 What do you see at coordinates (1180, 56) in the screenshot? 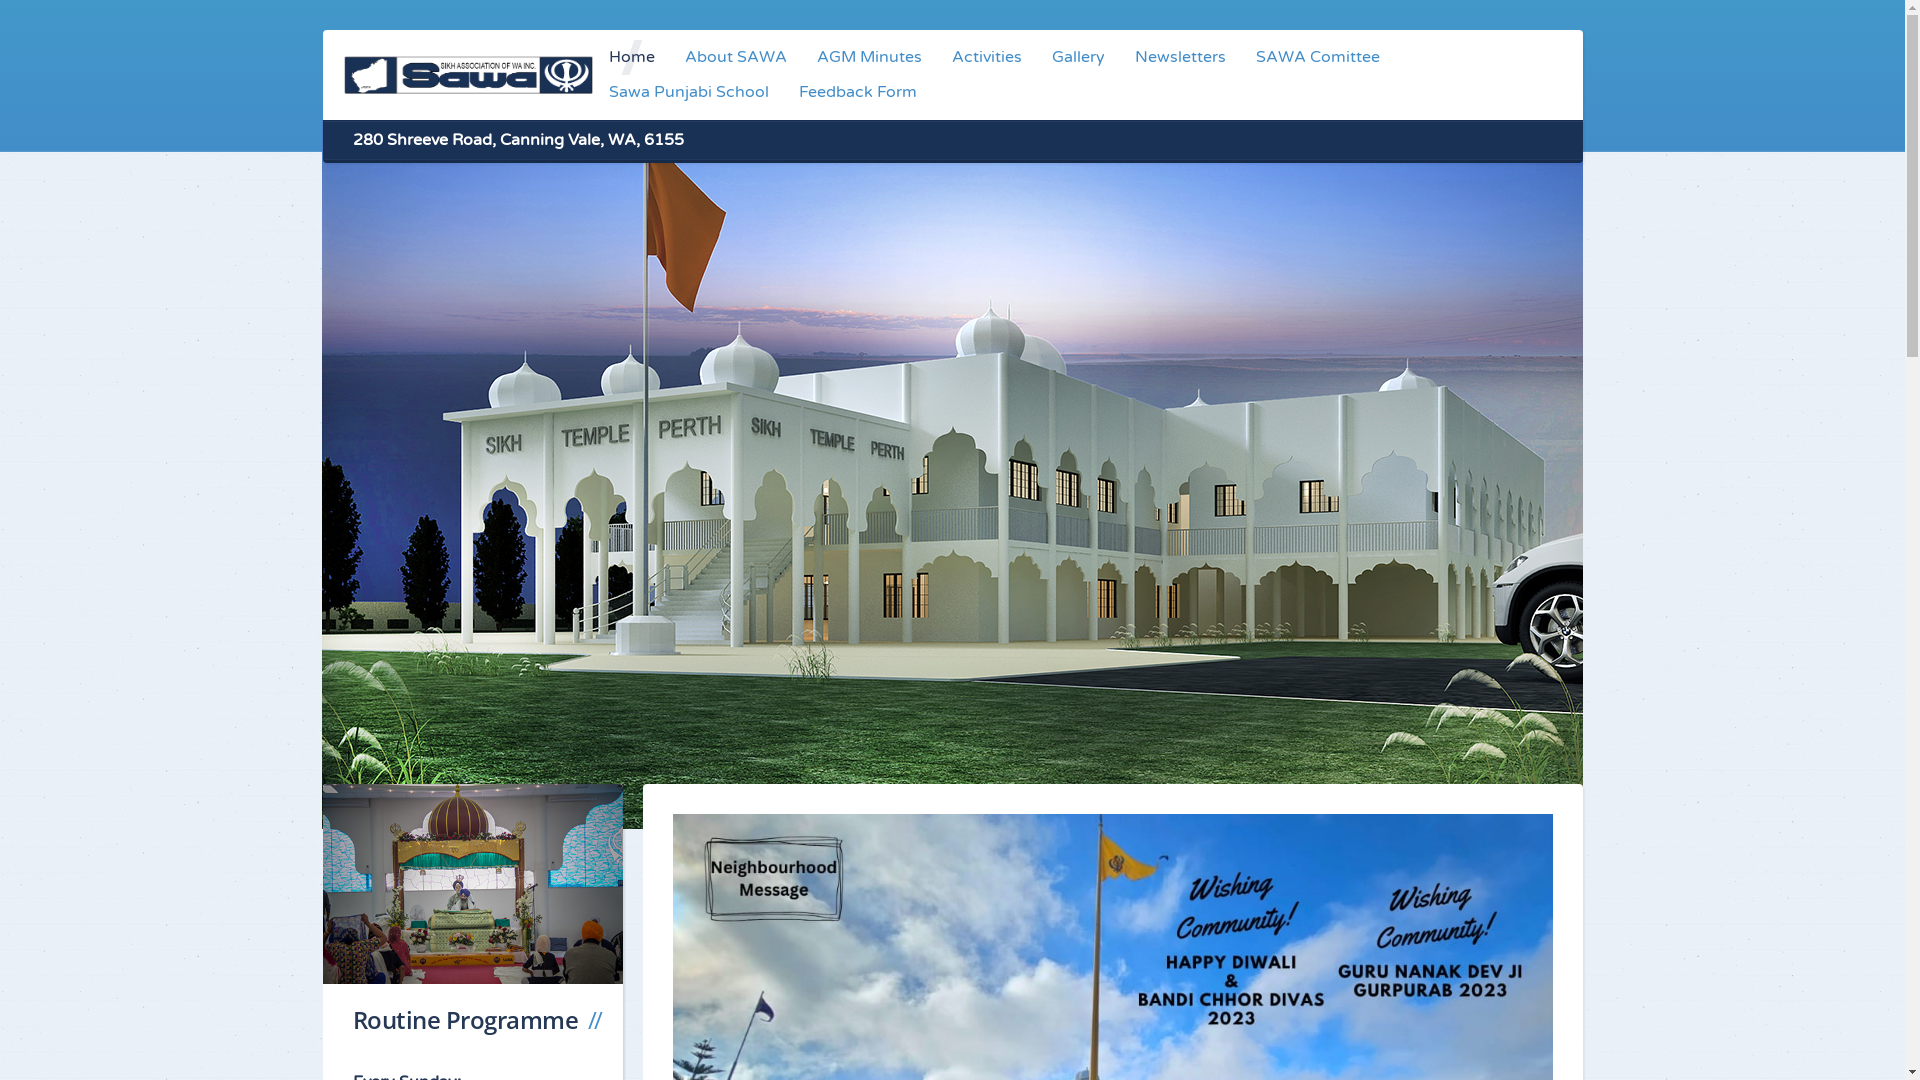
I see `'Newsletters'` at bounding box center [1180, 56].